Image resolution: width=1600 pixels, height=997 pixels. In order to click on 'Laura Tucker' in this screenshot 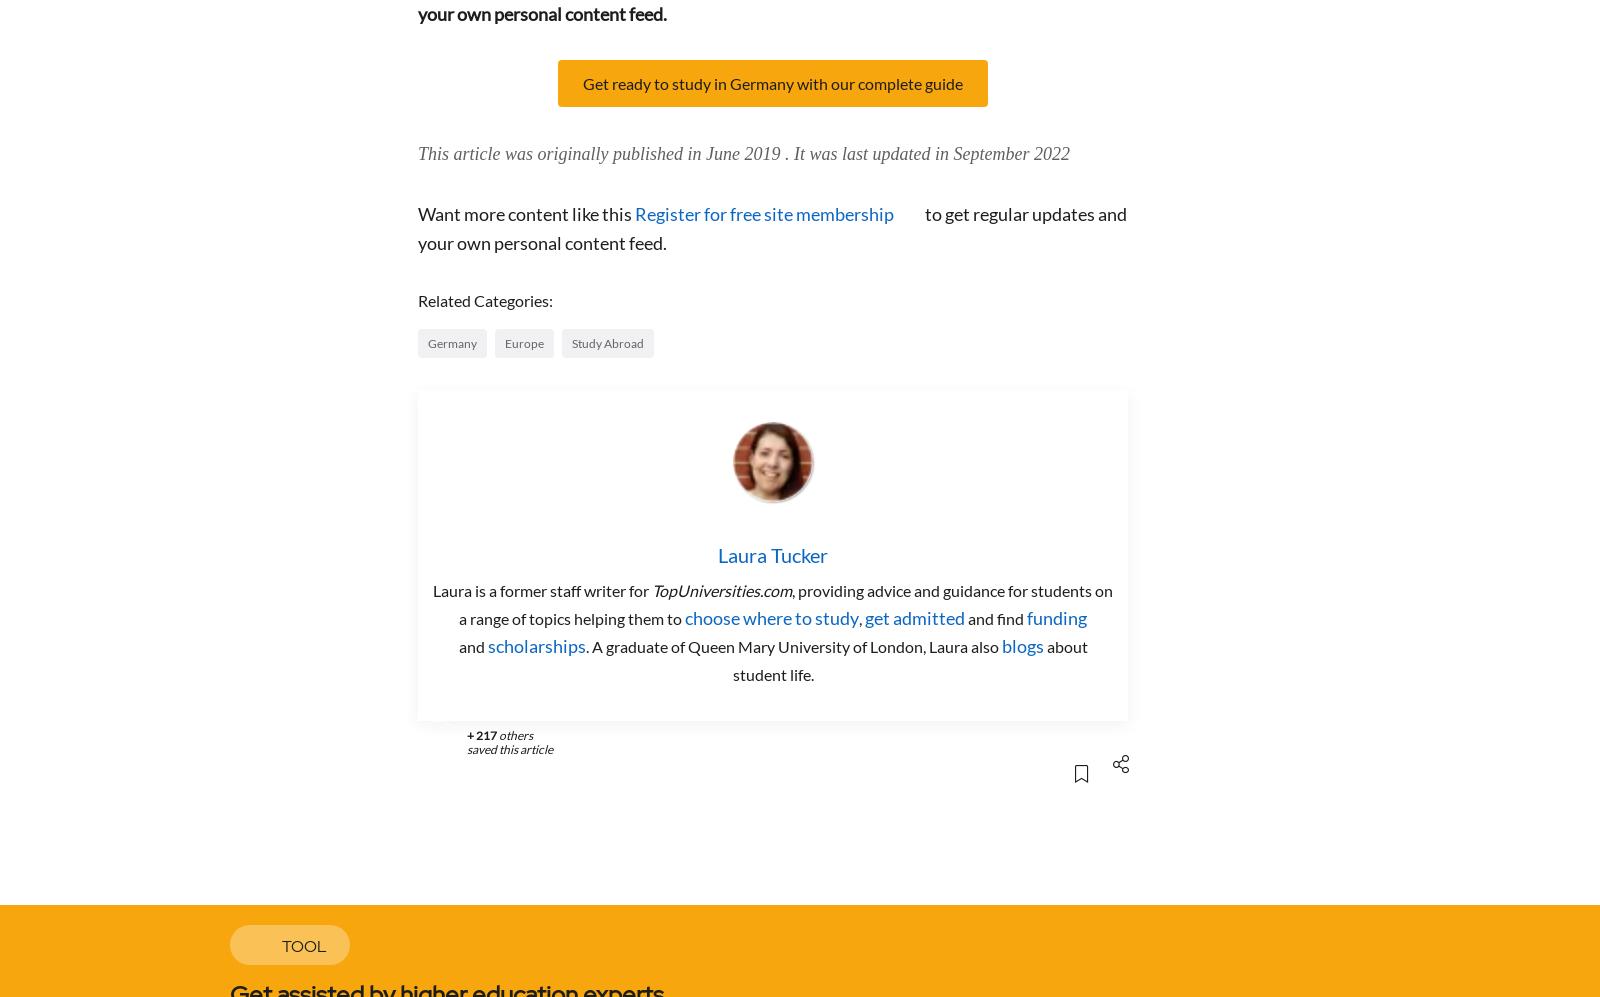, I will do `click(772, 555)`.